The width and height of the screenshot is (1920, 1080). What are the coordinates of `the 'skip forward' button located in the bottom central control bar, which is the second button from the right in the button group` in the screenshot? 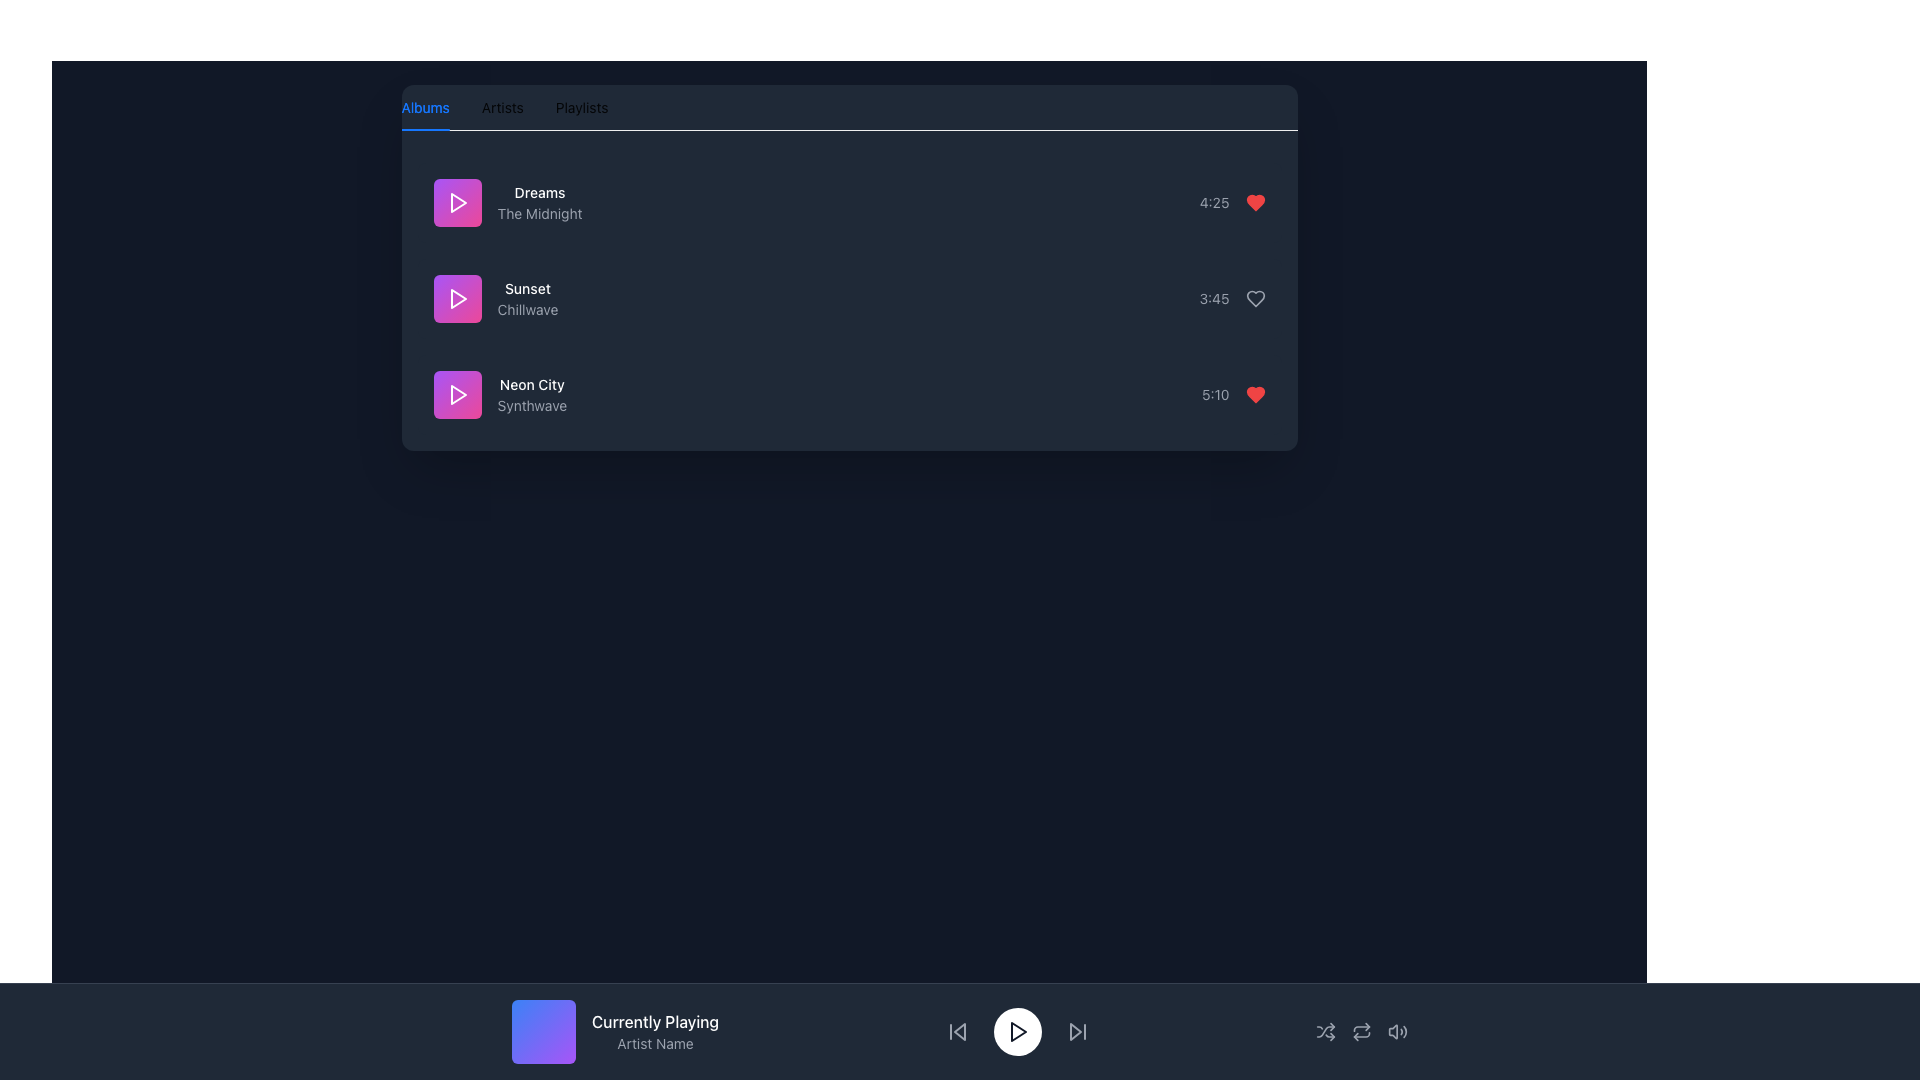 It's located at (1074, 1032).